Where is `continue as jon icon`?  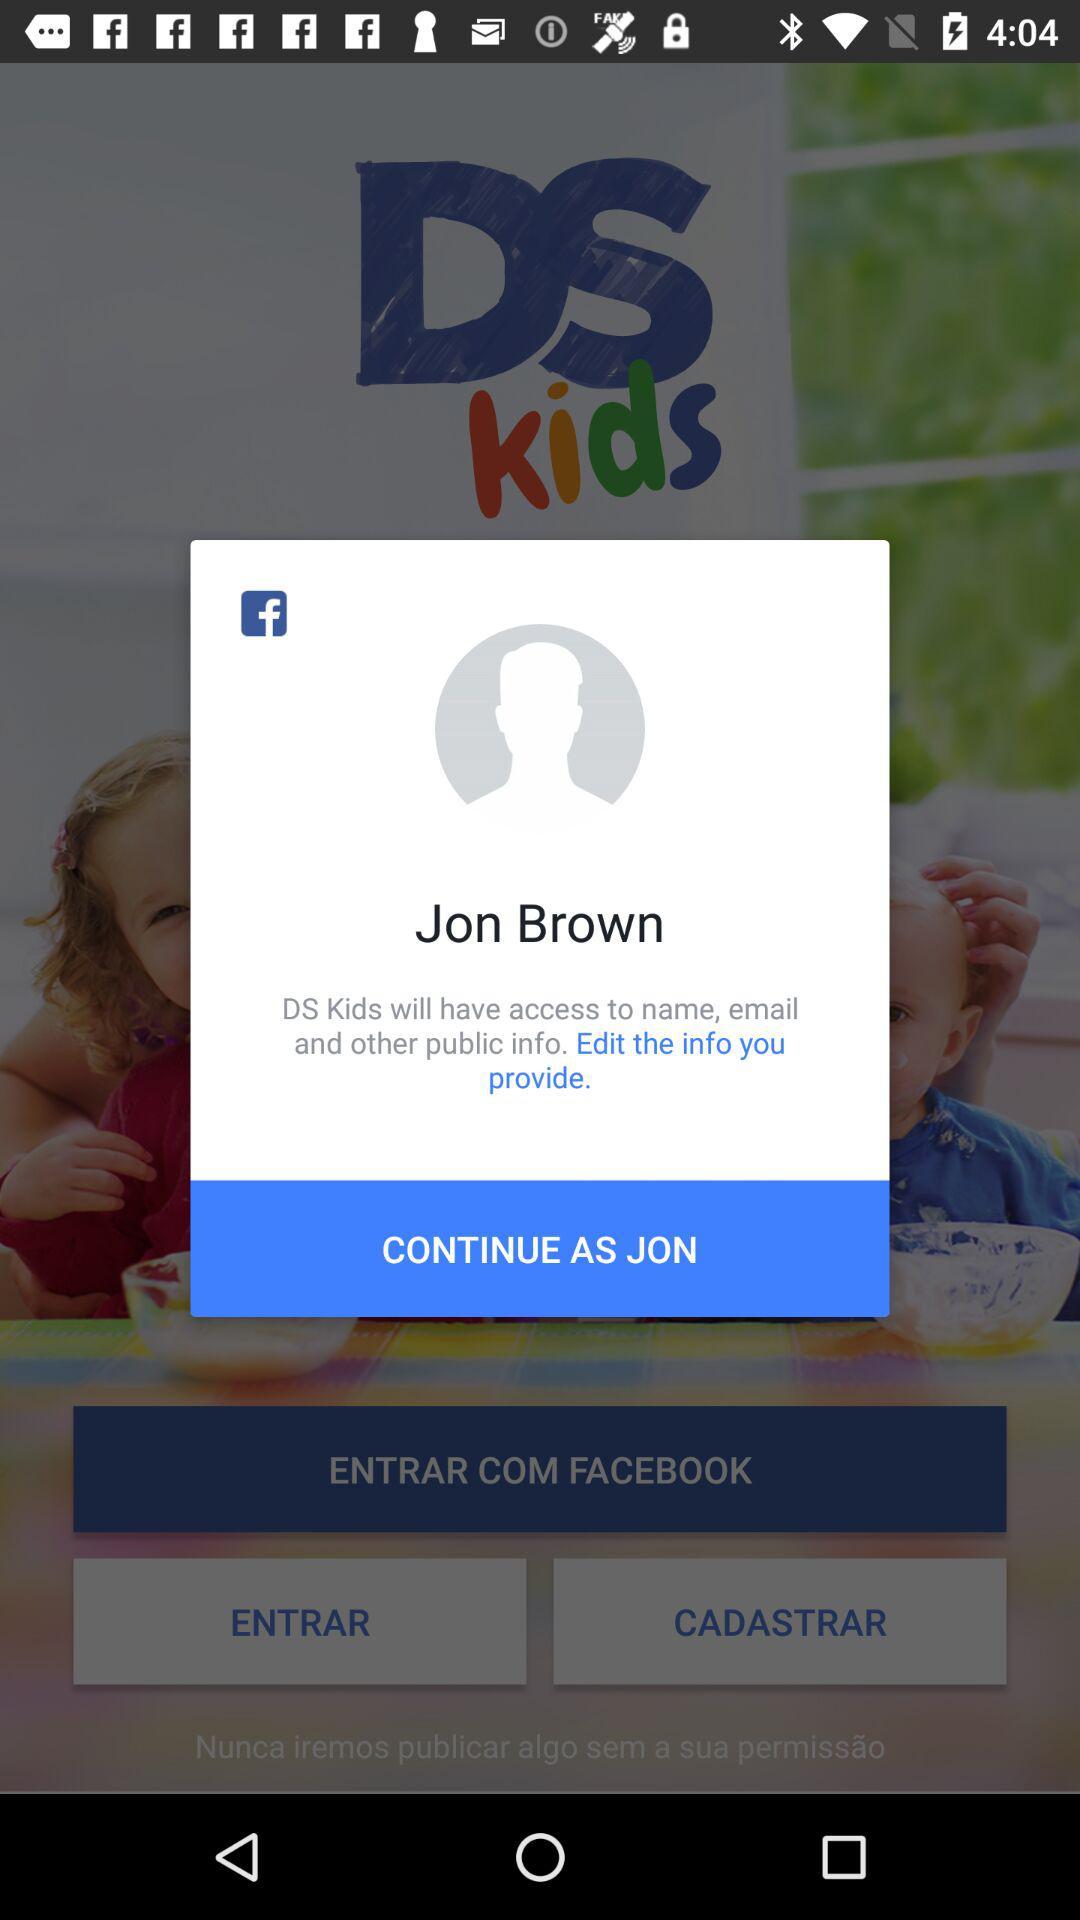 continue as jon icon is located at coordinates (540, 1247).